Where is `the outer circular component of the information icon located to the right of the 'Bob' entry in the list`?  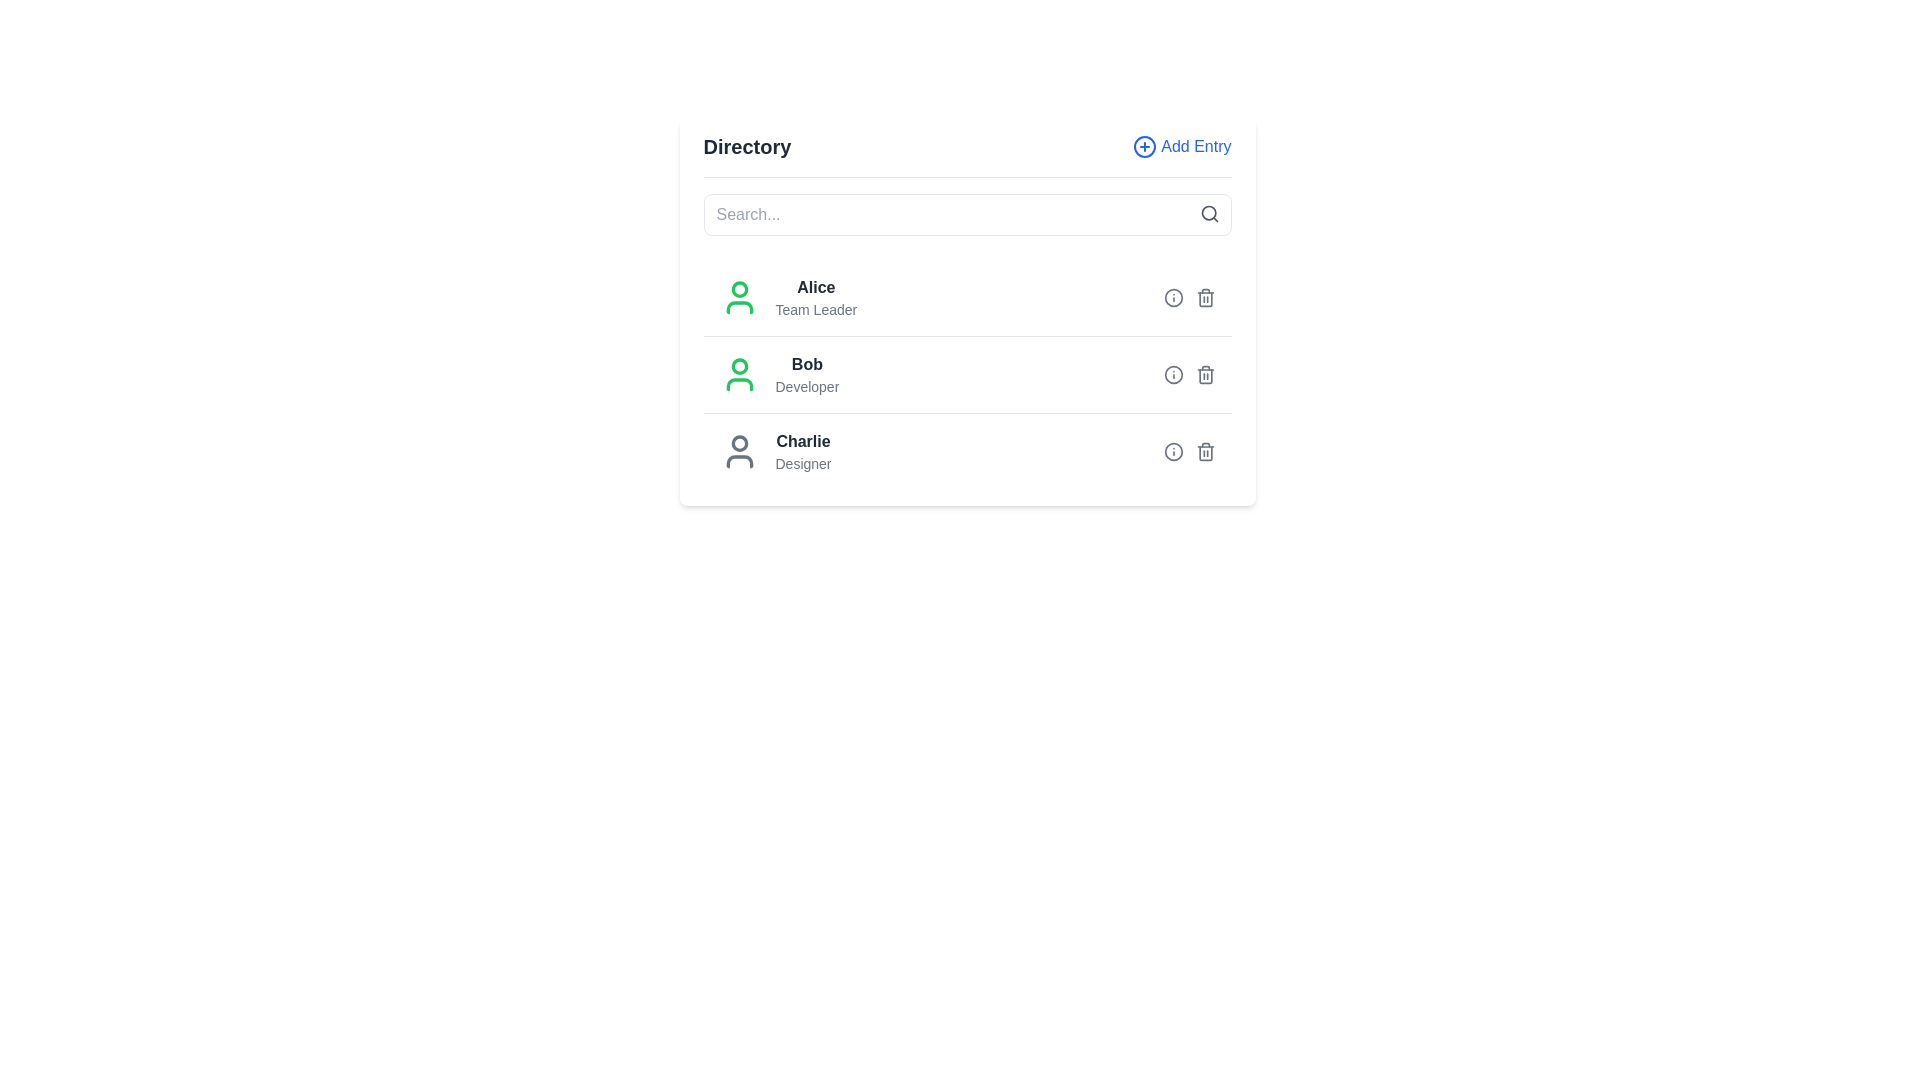
the outer circular component of the information icon located to the right of the 'Bob' entry in the list is located at coordinates (1173, 374).